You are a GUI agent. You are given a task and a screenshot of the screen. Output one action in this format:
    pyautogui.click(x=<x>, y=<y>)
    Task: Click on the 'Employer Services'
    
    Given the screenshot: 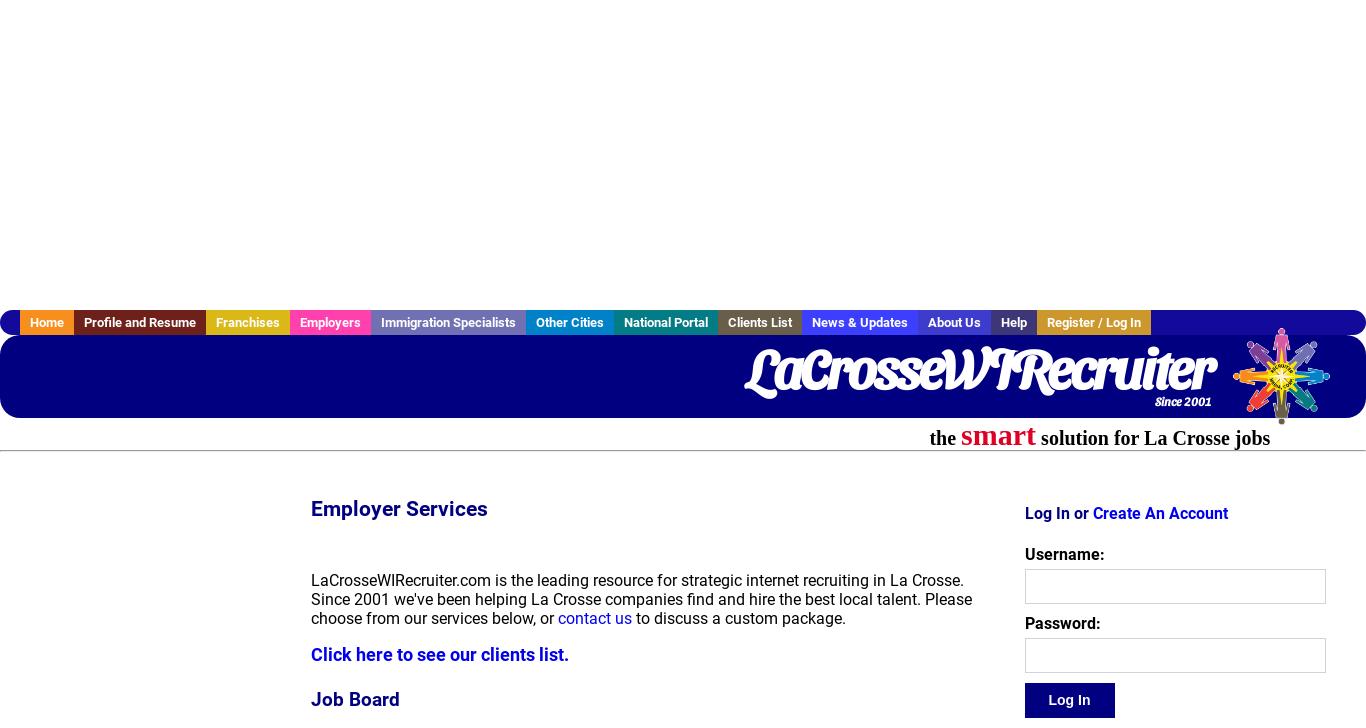 What is the action you would take?
    pyautogui.click(x=398, y=507)
    